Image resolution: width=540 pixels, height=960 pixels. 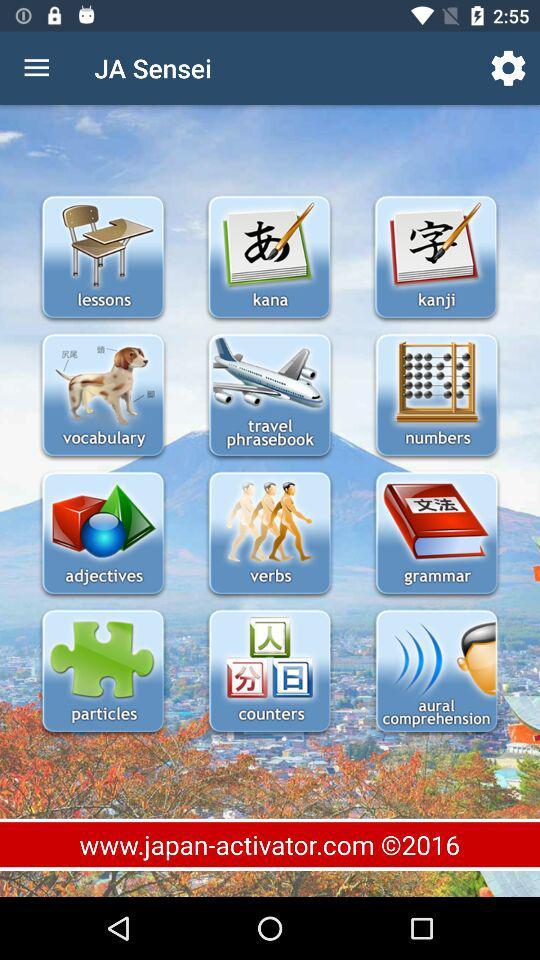 I want to click on vocabulary lessons, so click(x=103, y=396).